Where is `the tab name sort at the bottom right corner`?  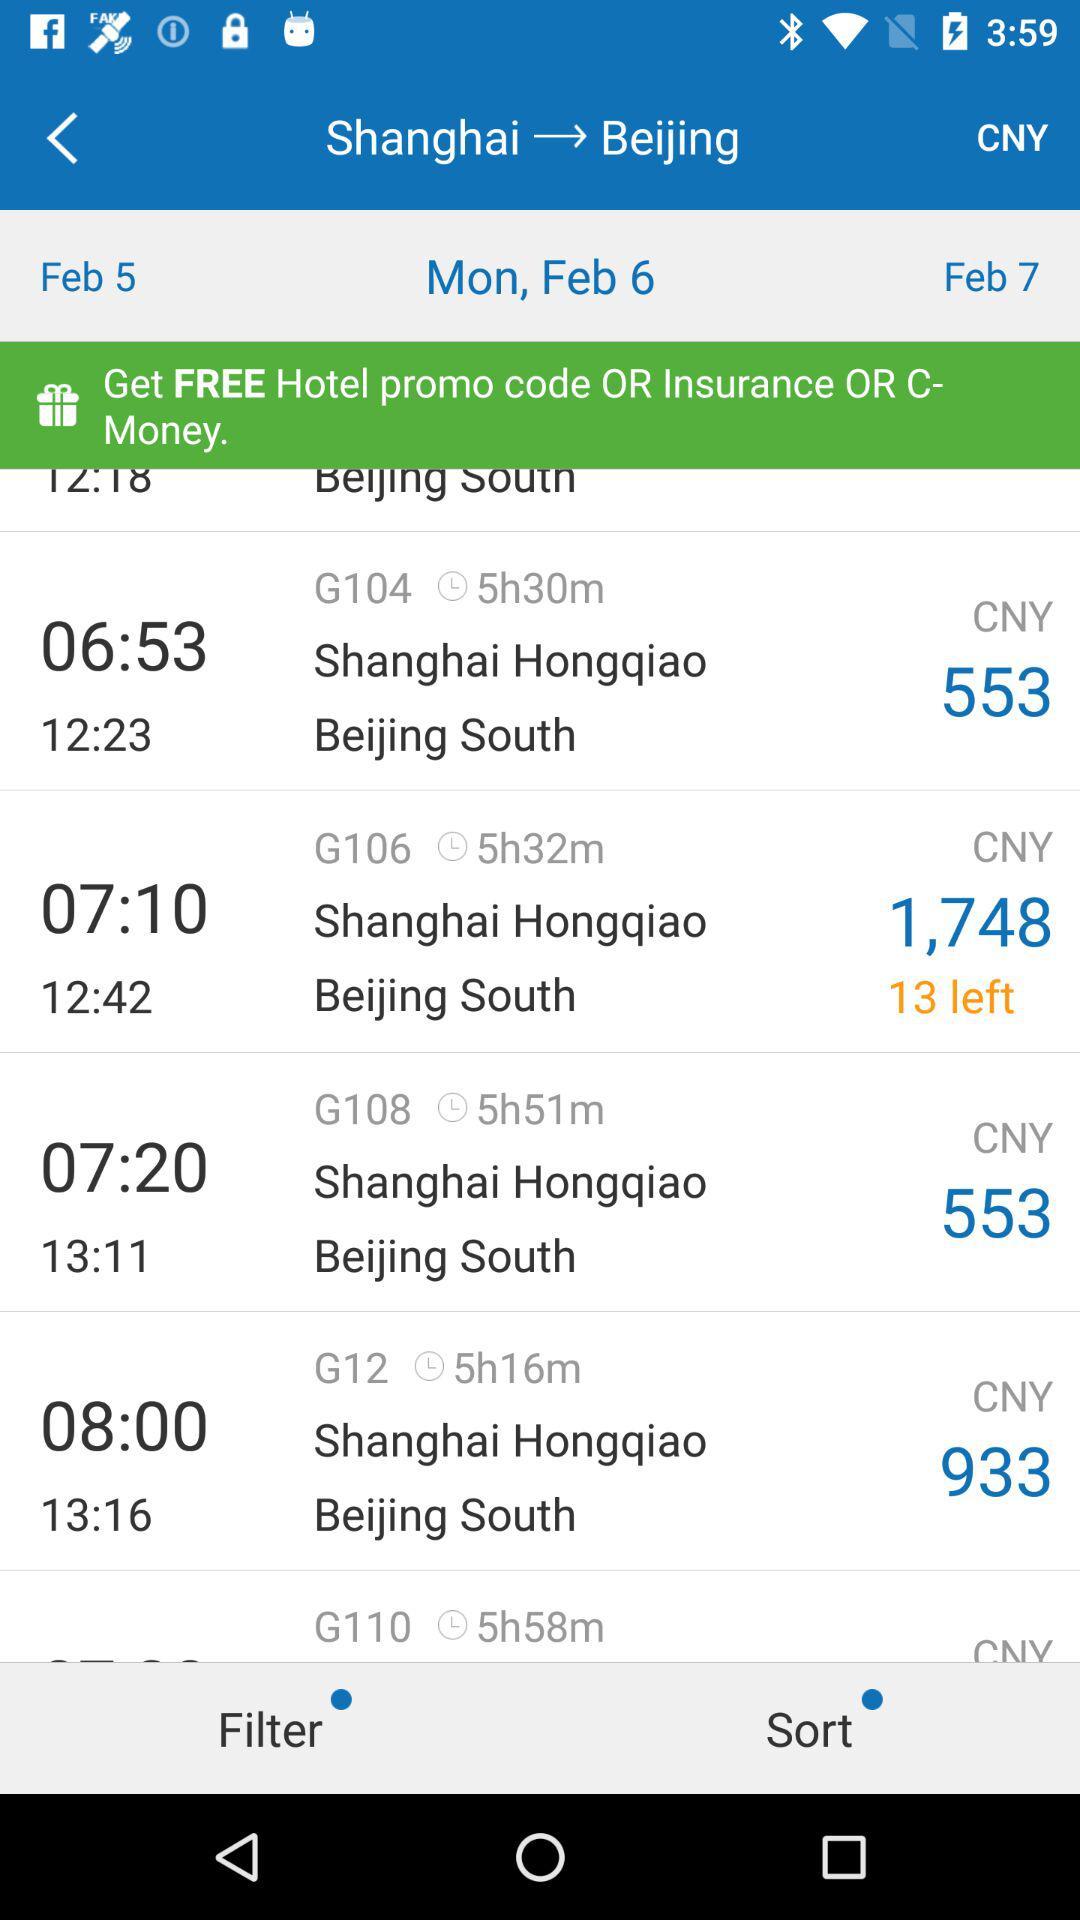 the tab name sort at the bottom right corner is located at coordinates (810, 1727).